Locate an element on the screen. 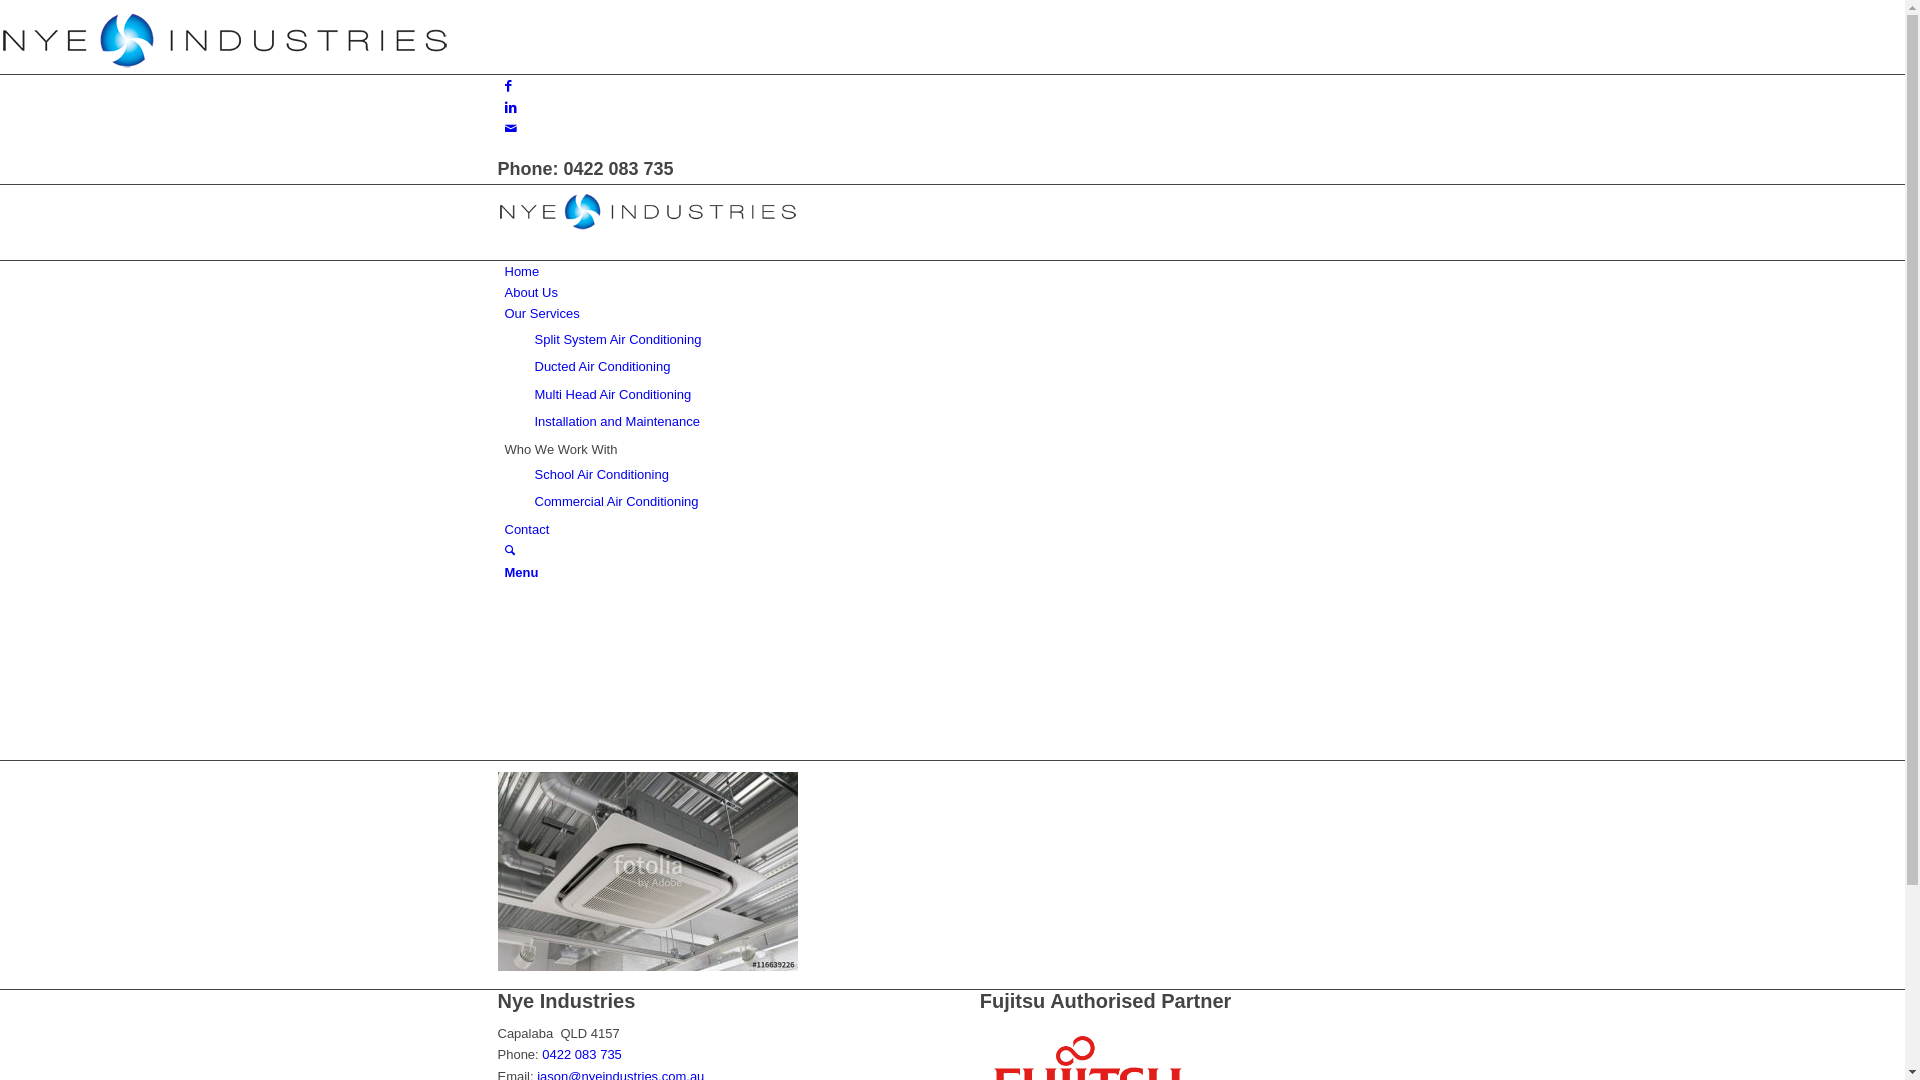 The width and height of the screenshot is (1920, 1080). 'School Air Conditioning' is located at coordinates (533, 474).